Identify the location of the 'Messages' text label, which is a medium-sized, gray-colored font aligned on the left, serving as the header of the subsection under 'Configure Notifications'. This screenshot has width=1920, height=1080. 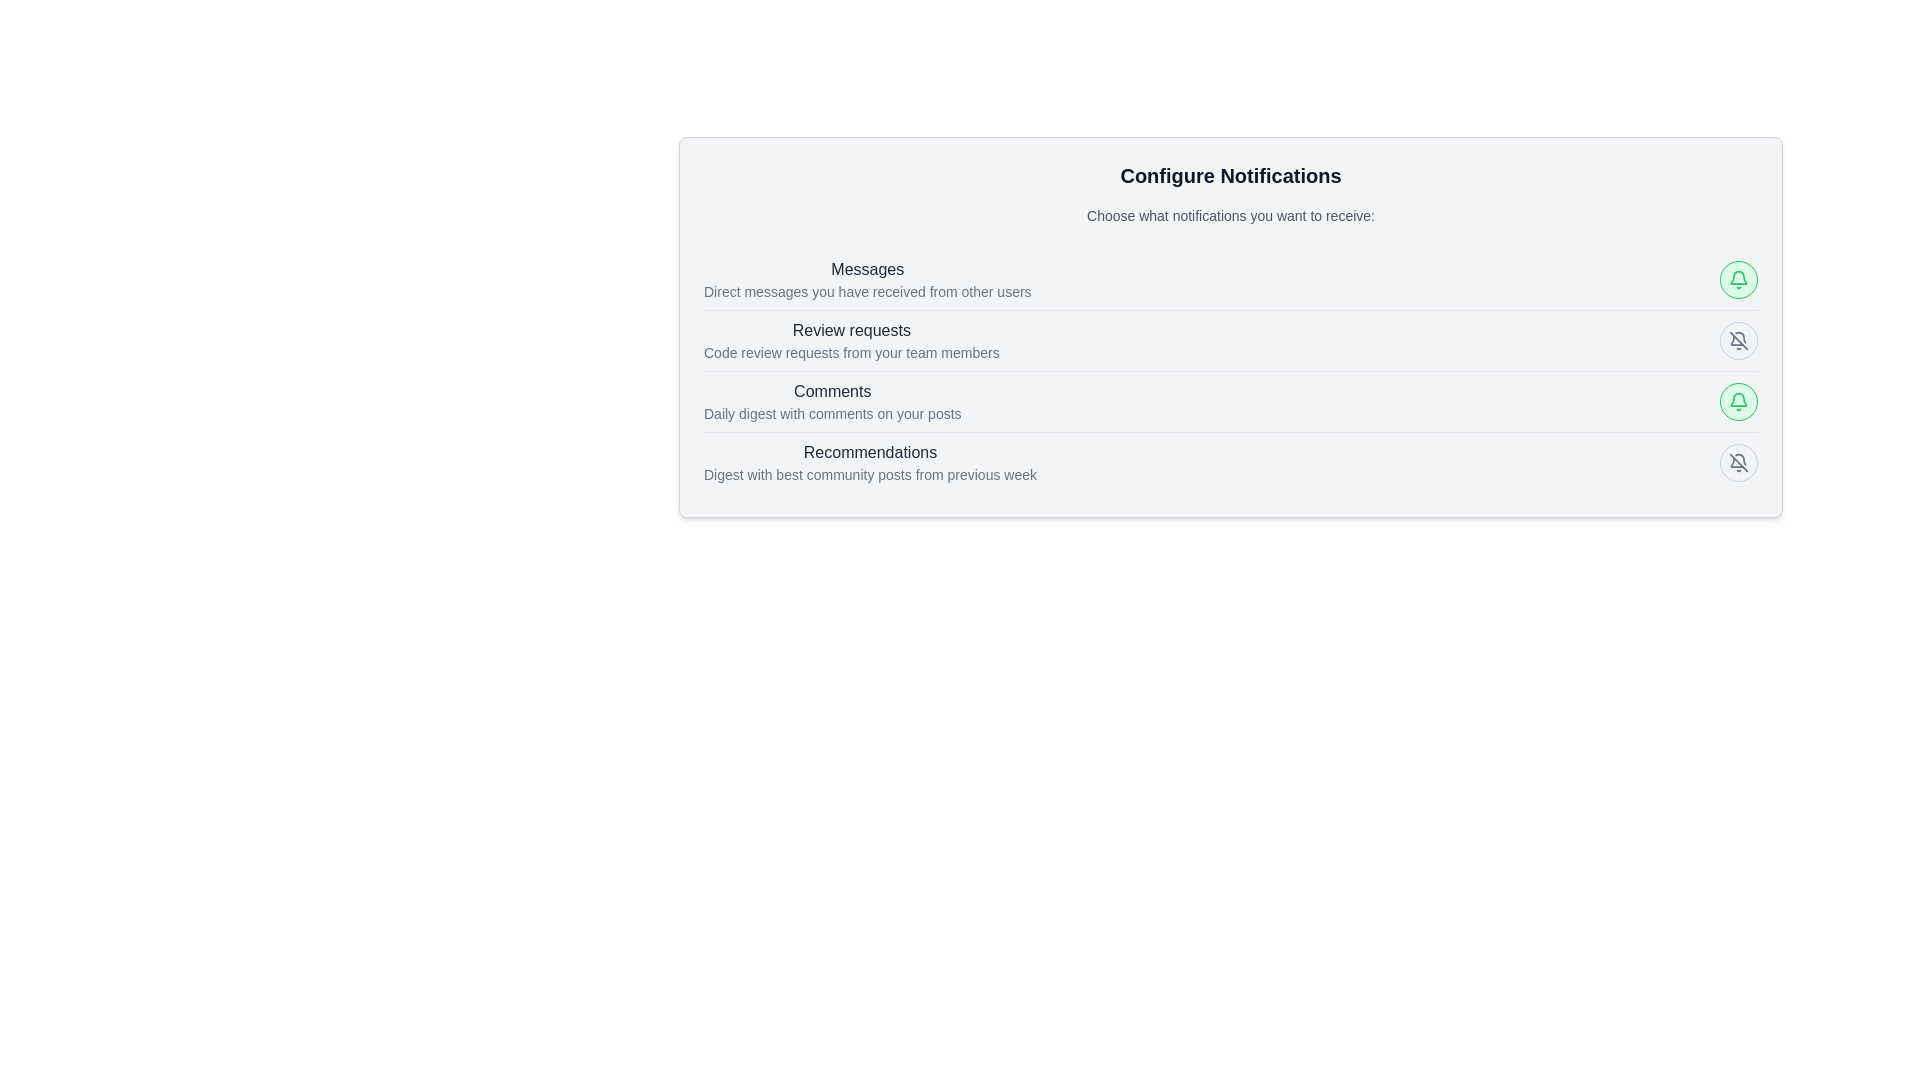
(867, 270).